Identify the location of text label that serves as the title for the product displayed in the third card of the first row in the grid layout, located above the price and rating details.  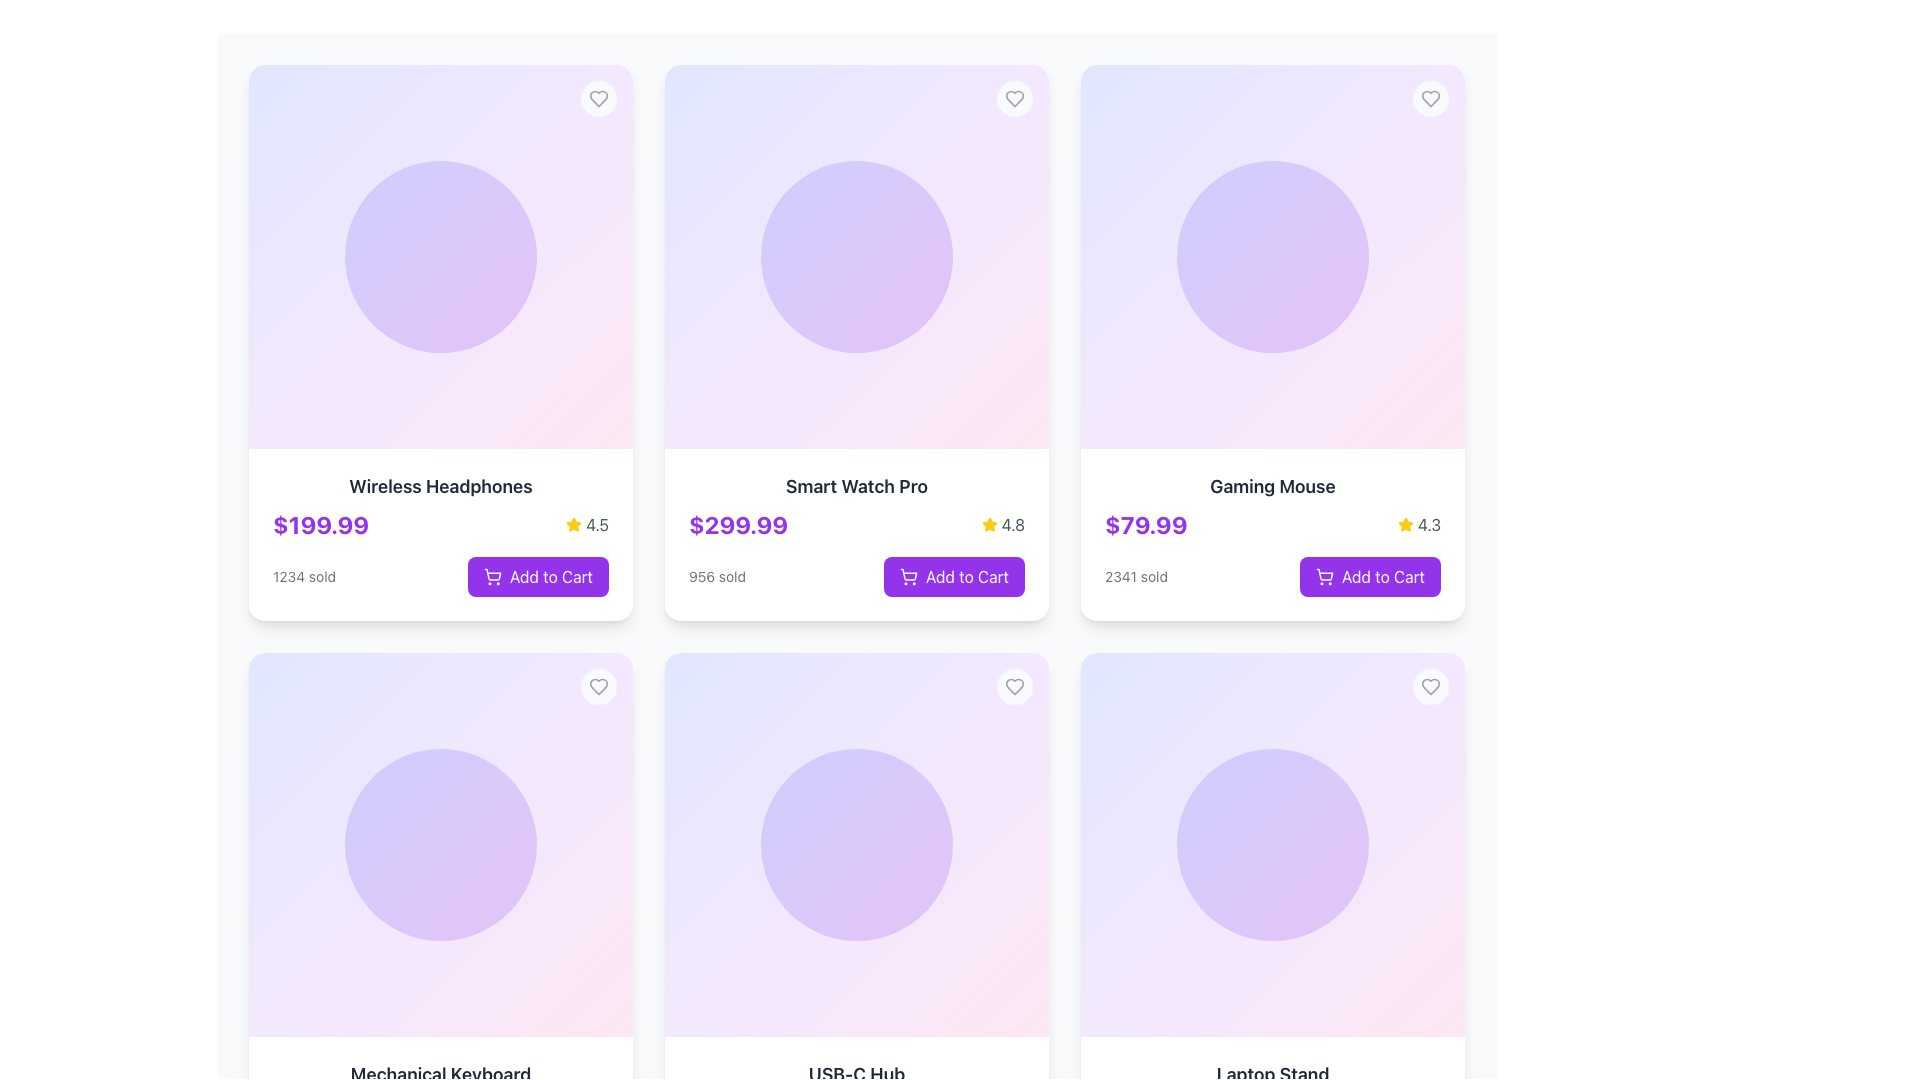
(1271, 486).